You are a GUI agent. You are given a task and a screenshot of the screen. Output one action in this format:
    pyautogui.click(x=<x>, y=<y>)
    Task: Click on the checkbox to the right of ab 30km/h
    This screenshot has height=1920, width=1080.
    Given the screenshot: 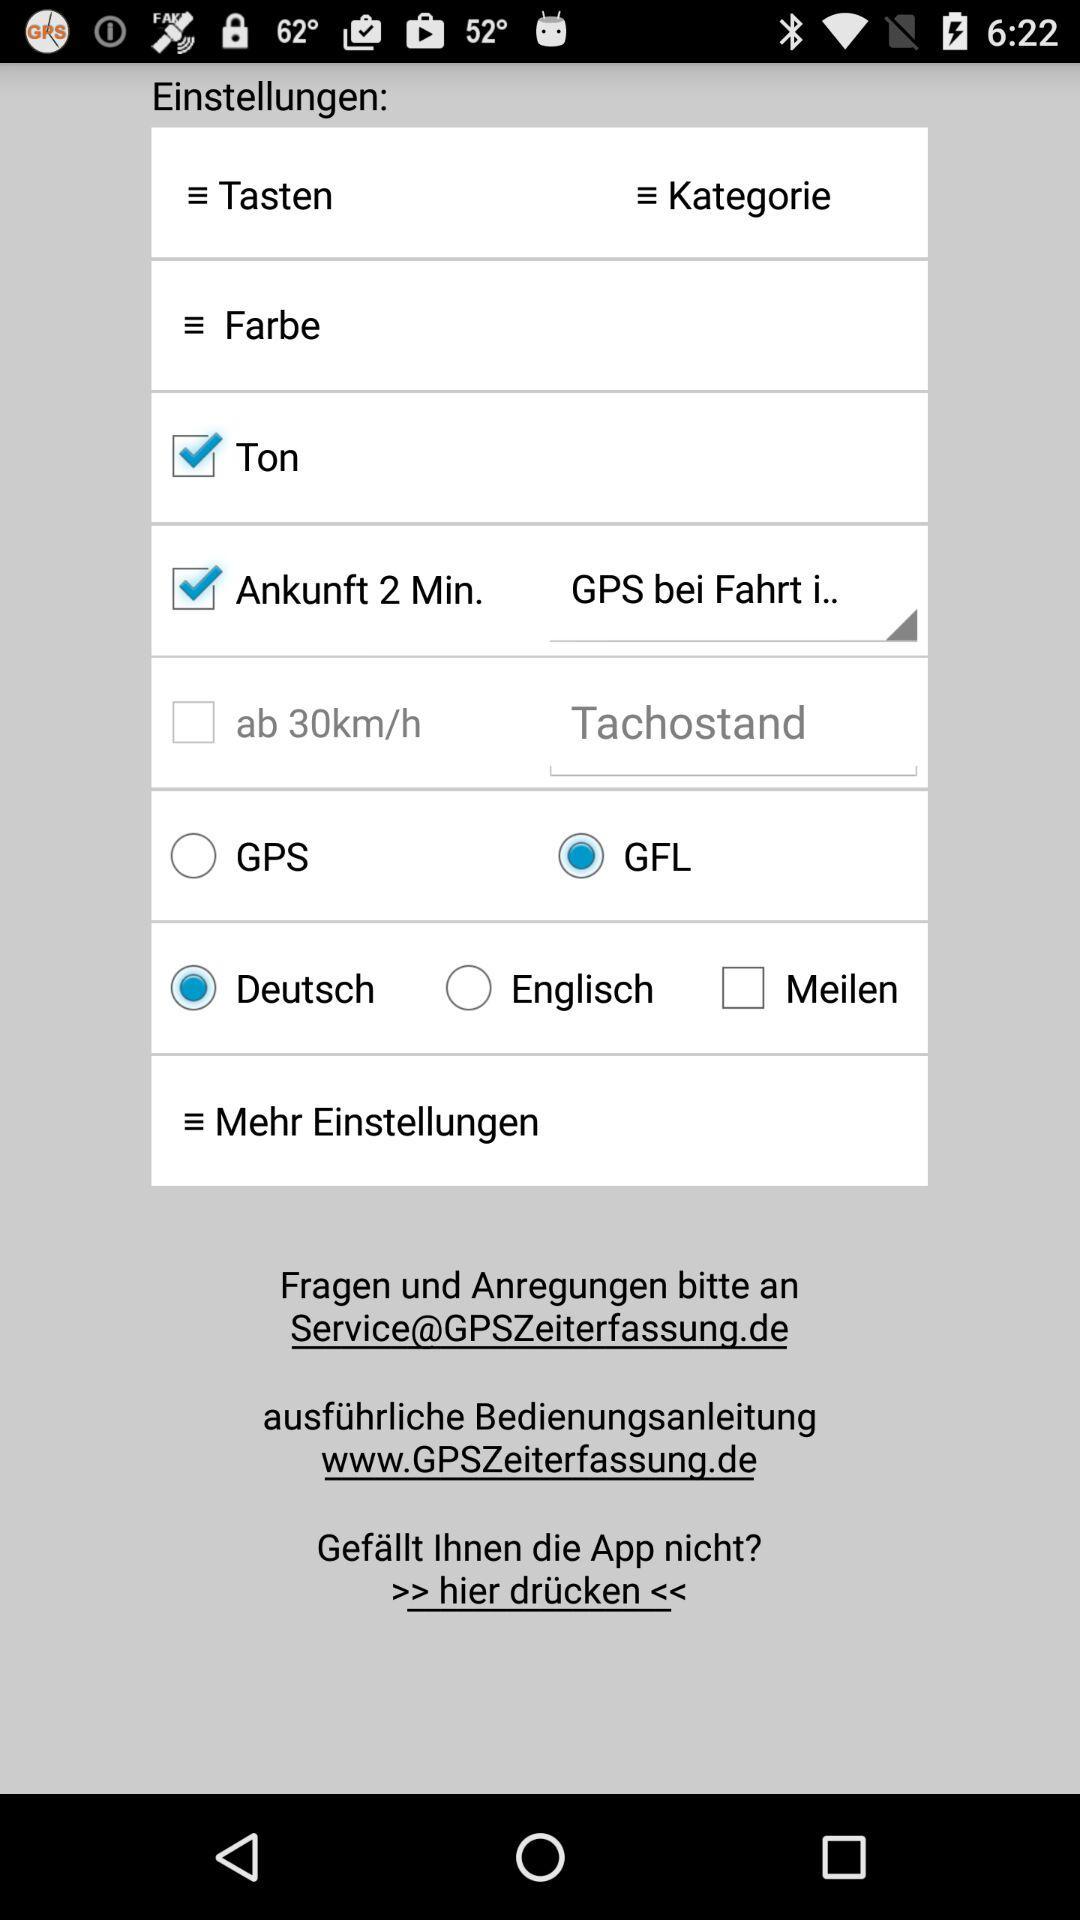 What is the action you would take?
    pyautogui.click(x=733, y=855)
    